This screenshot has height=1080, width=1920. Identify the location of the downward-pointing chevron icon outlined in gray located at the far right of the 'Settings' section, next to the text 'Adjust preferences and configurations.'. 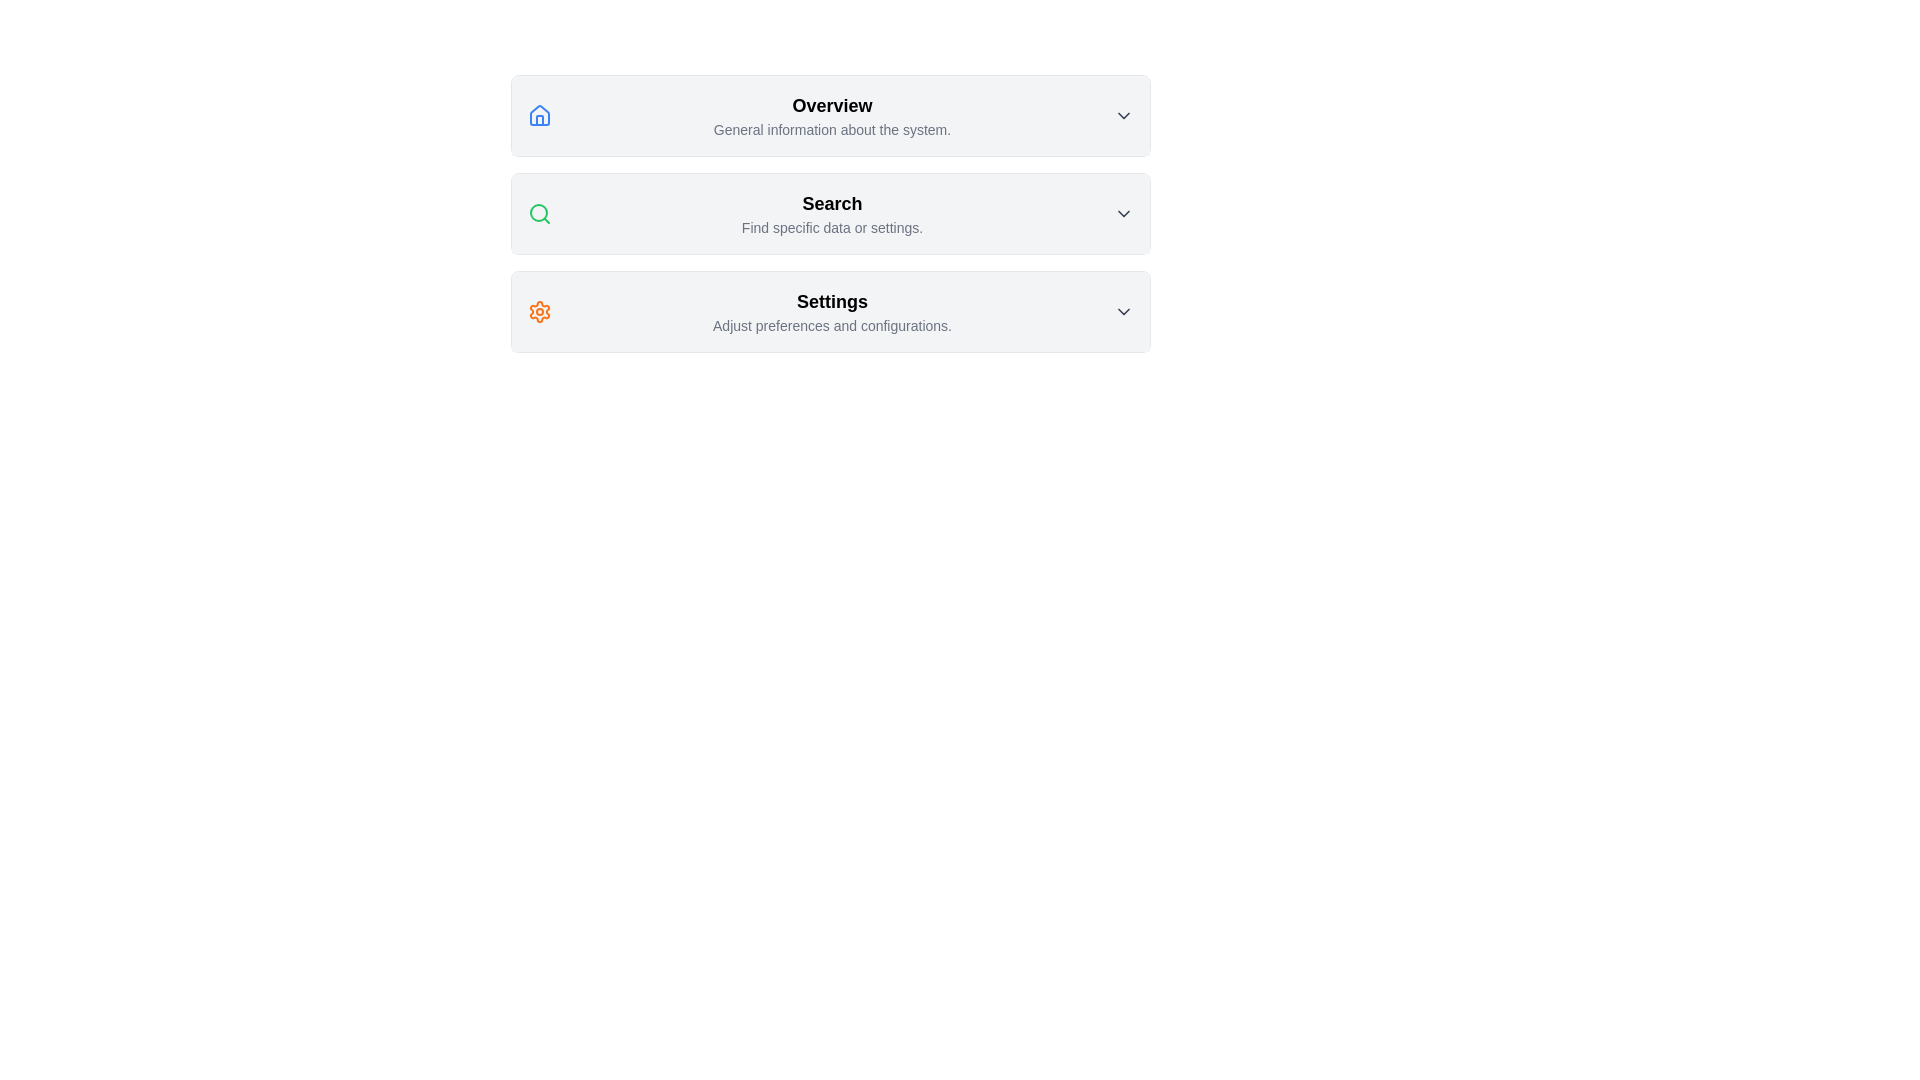
(1123, 312).